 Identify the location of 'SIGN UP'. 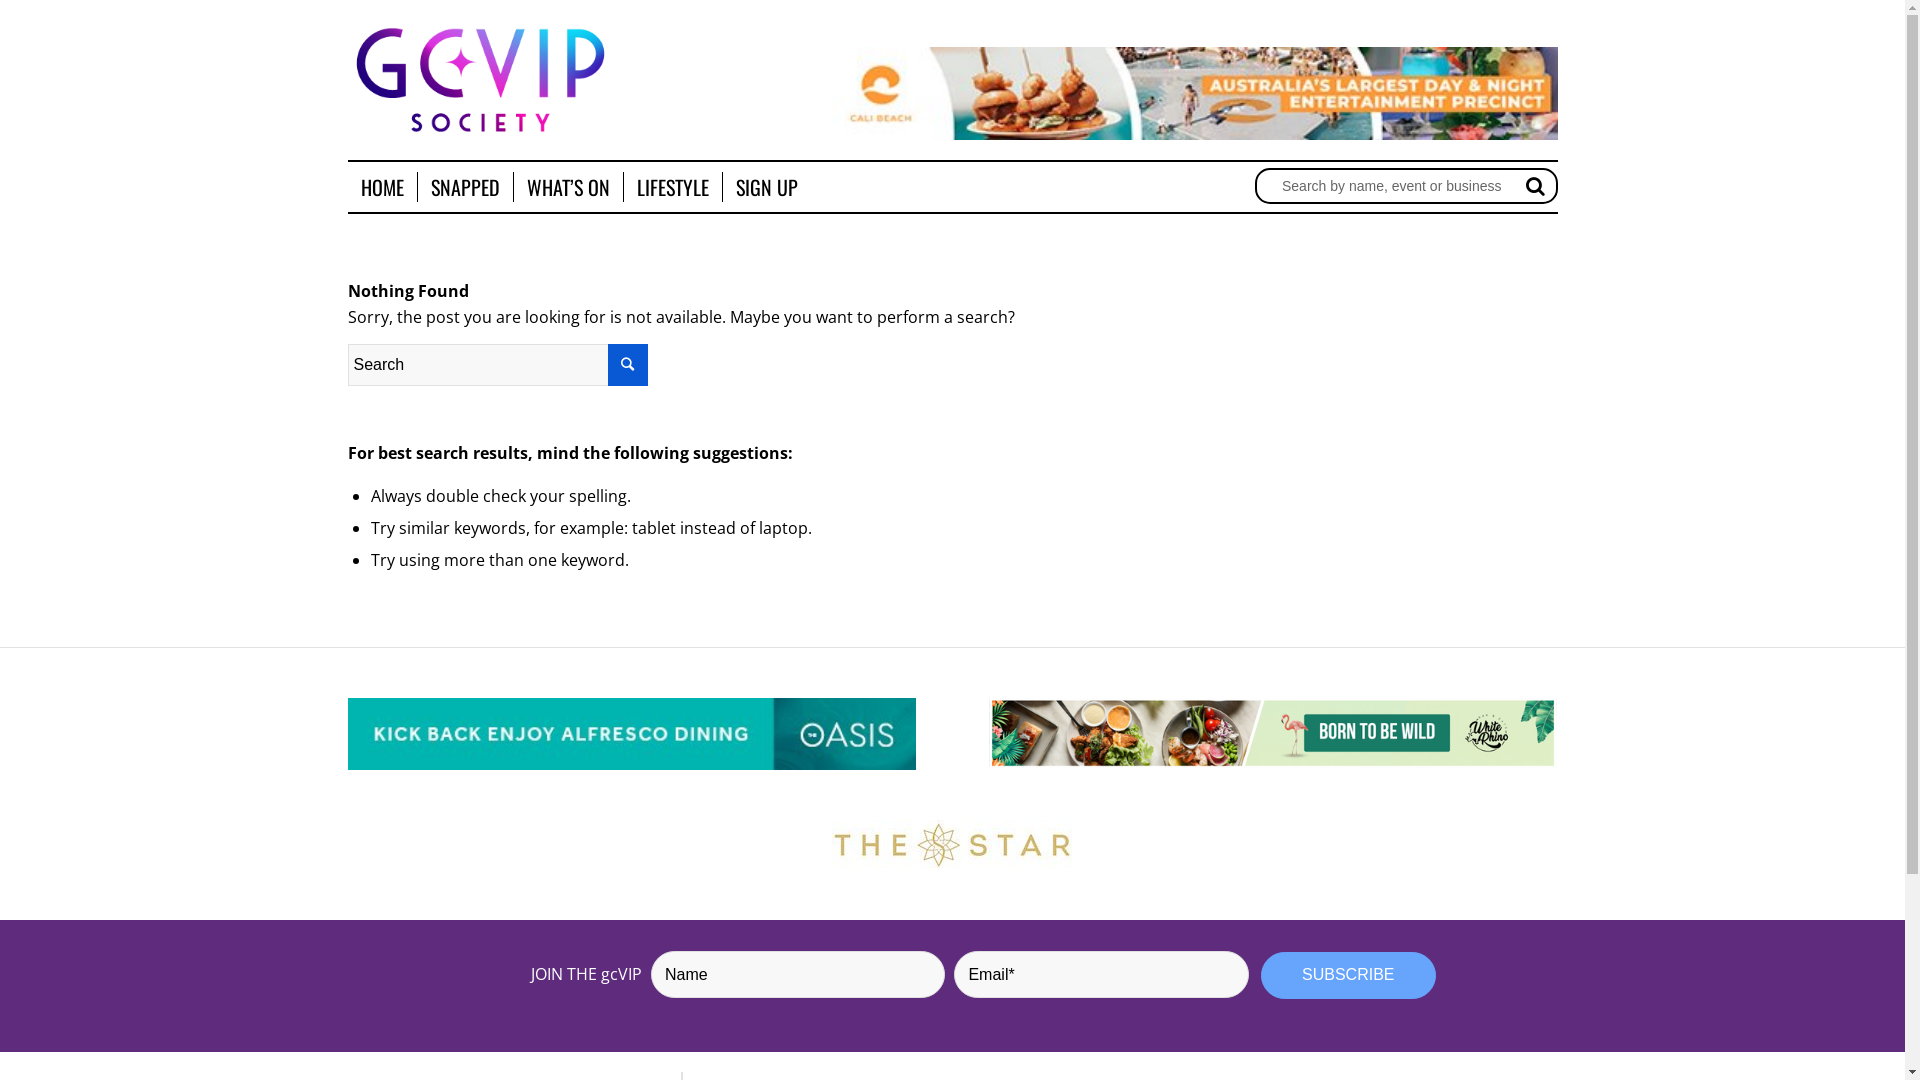
(765, 186).